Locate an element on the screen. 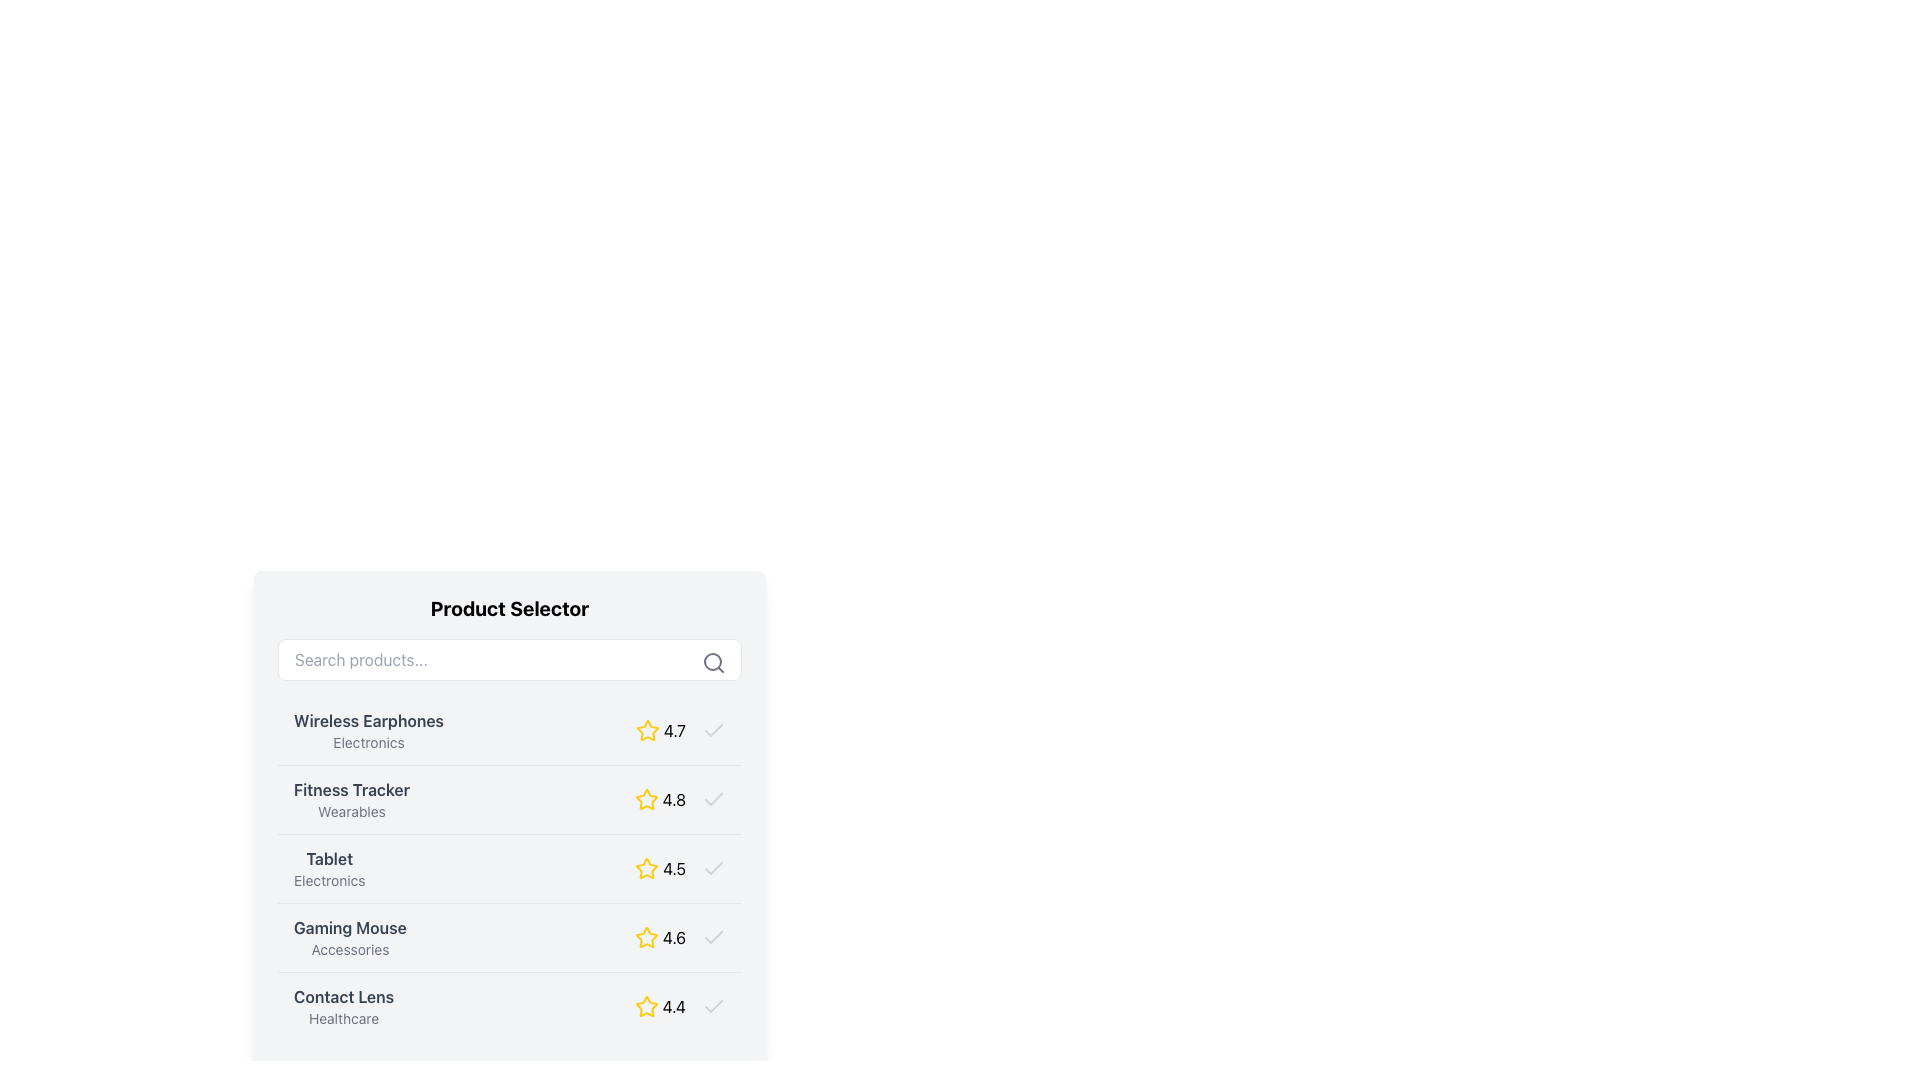 This screenshot has width=1920, height=1080. the Star Icon located to the left of the text '4.7' in the 'Wireless Earphones' row under the 'Product Selector' header is located at coordinates (647, 731).